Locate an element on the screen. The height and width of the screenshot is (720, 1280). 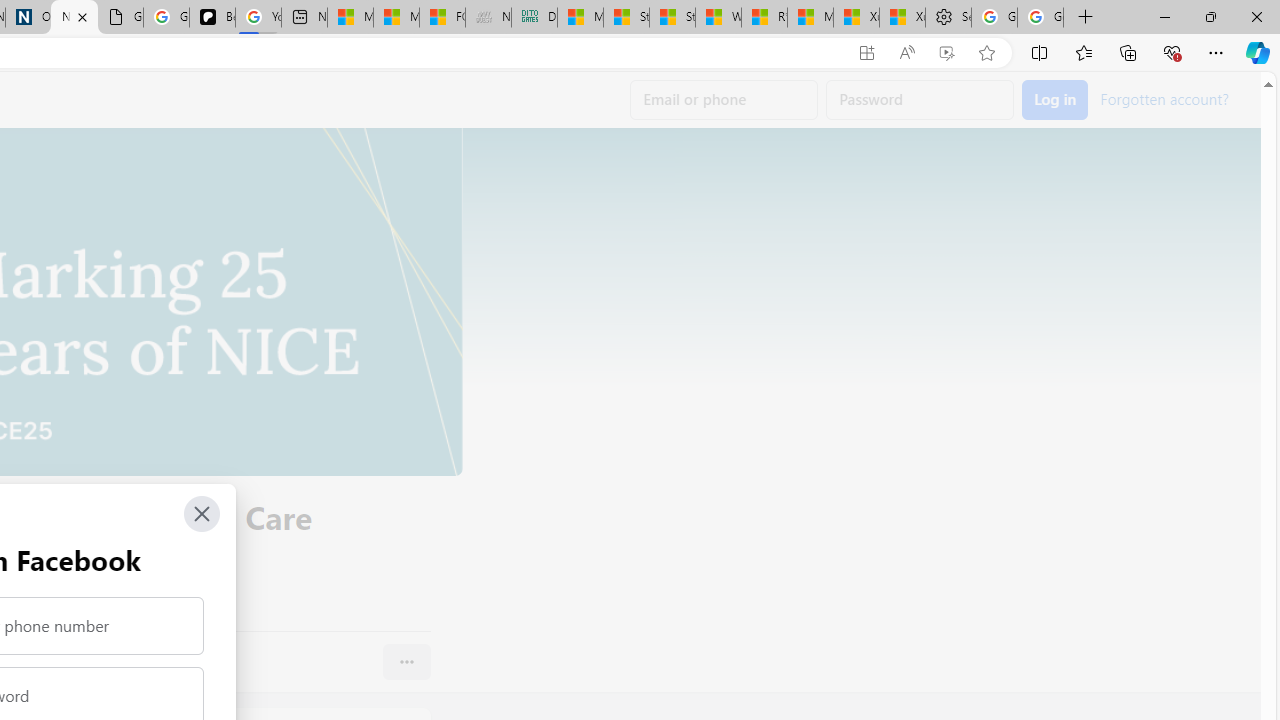
'FOX News - MSN' is located at coordinates (441, 17).